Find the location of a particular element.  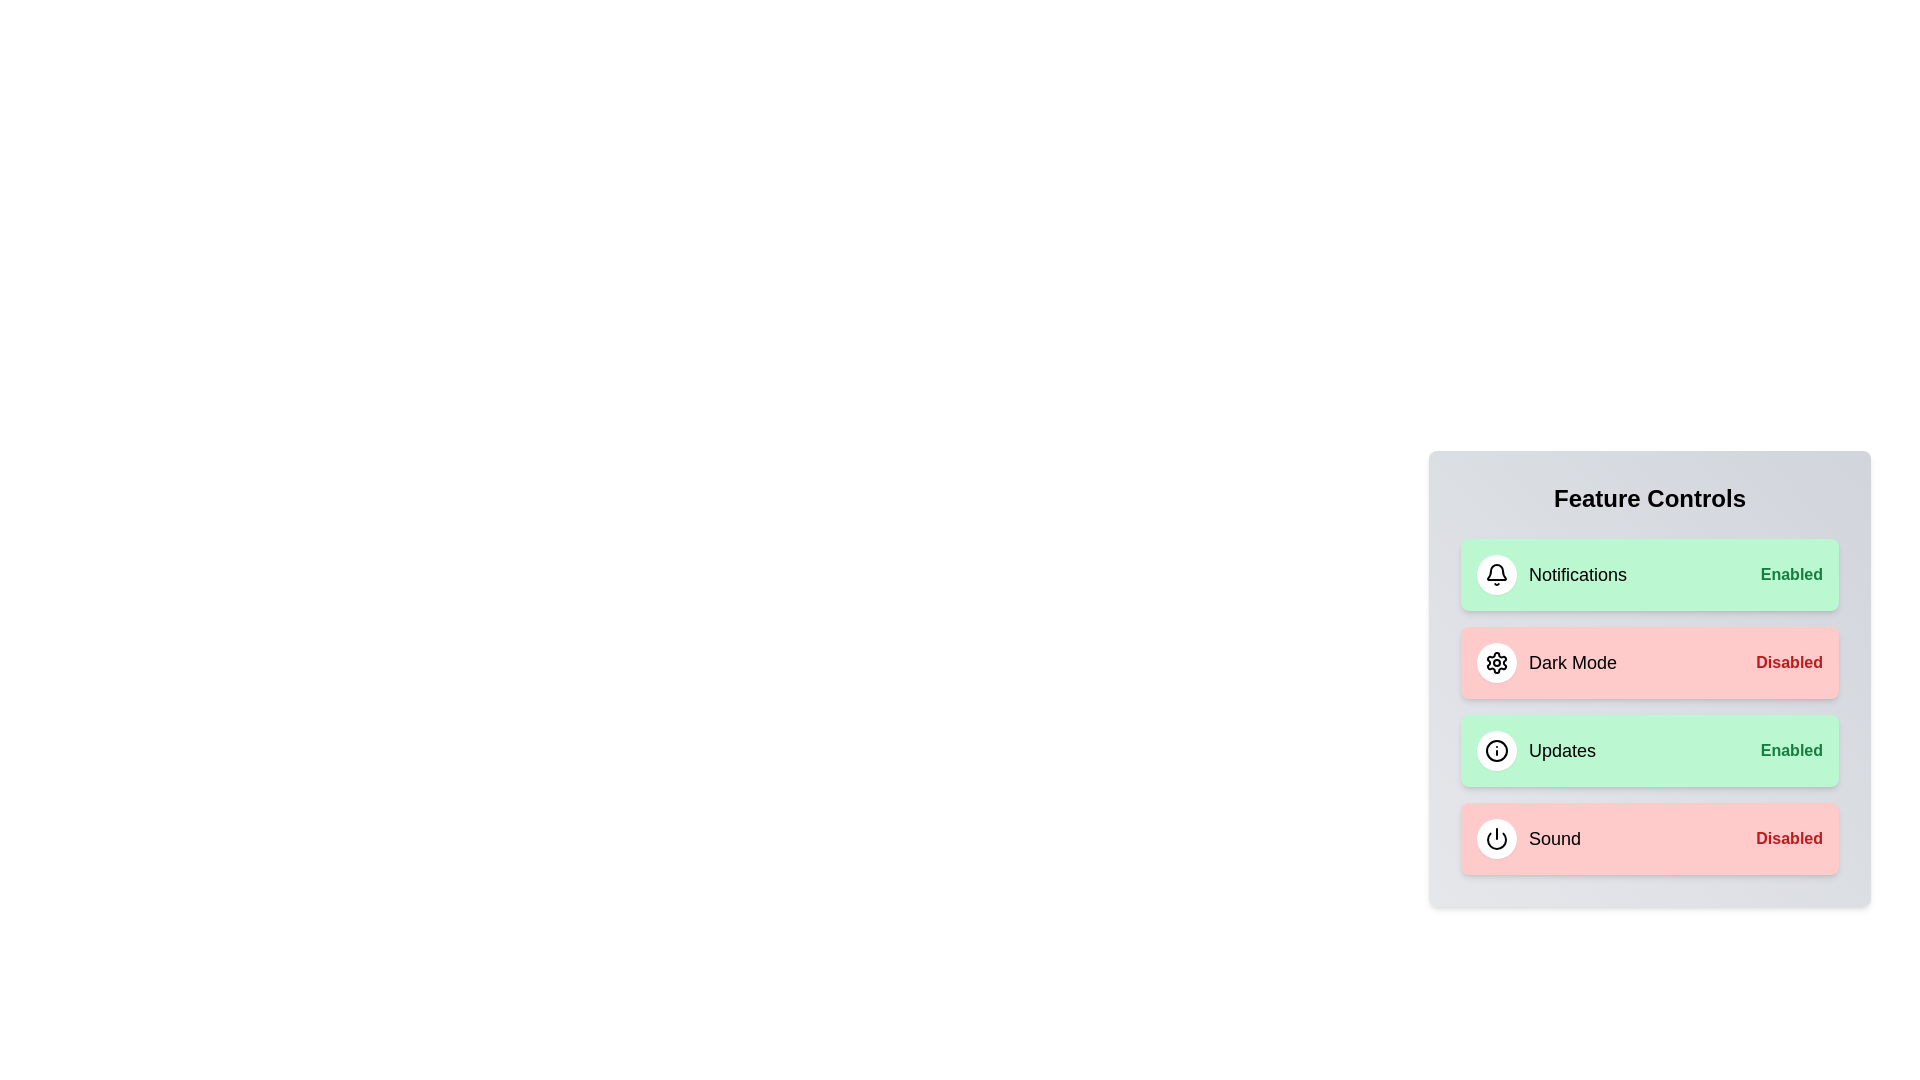

the icon to toggle the state of the Sound feature is located at coordinates (1497, 839).